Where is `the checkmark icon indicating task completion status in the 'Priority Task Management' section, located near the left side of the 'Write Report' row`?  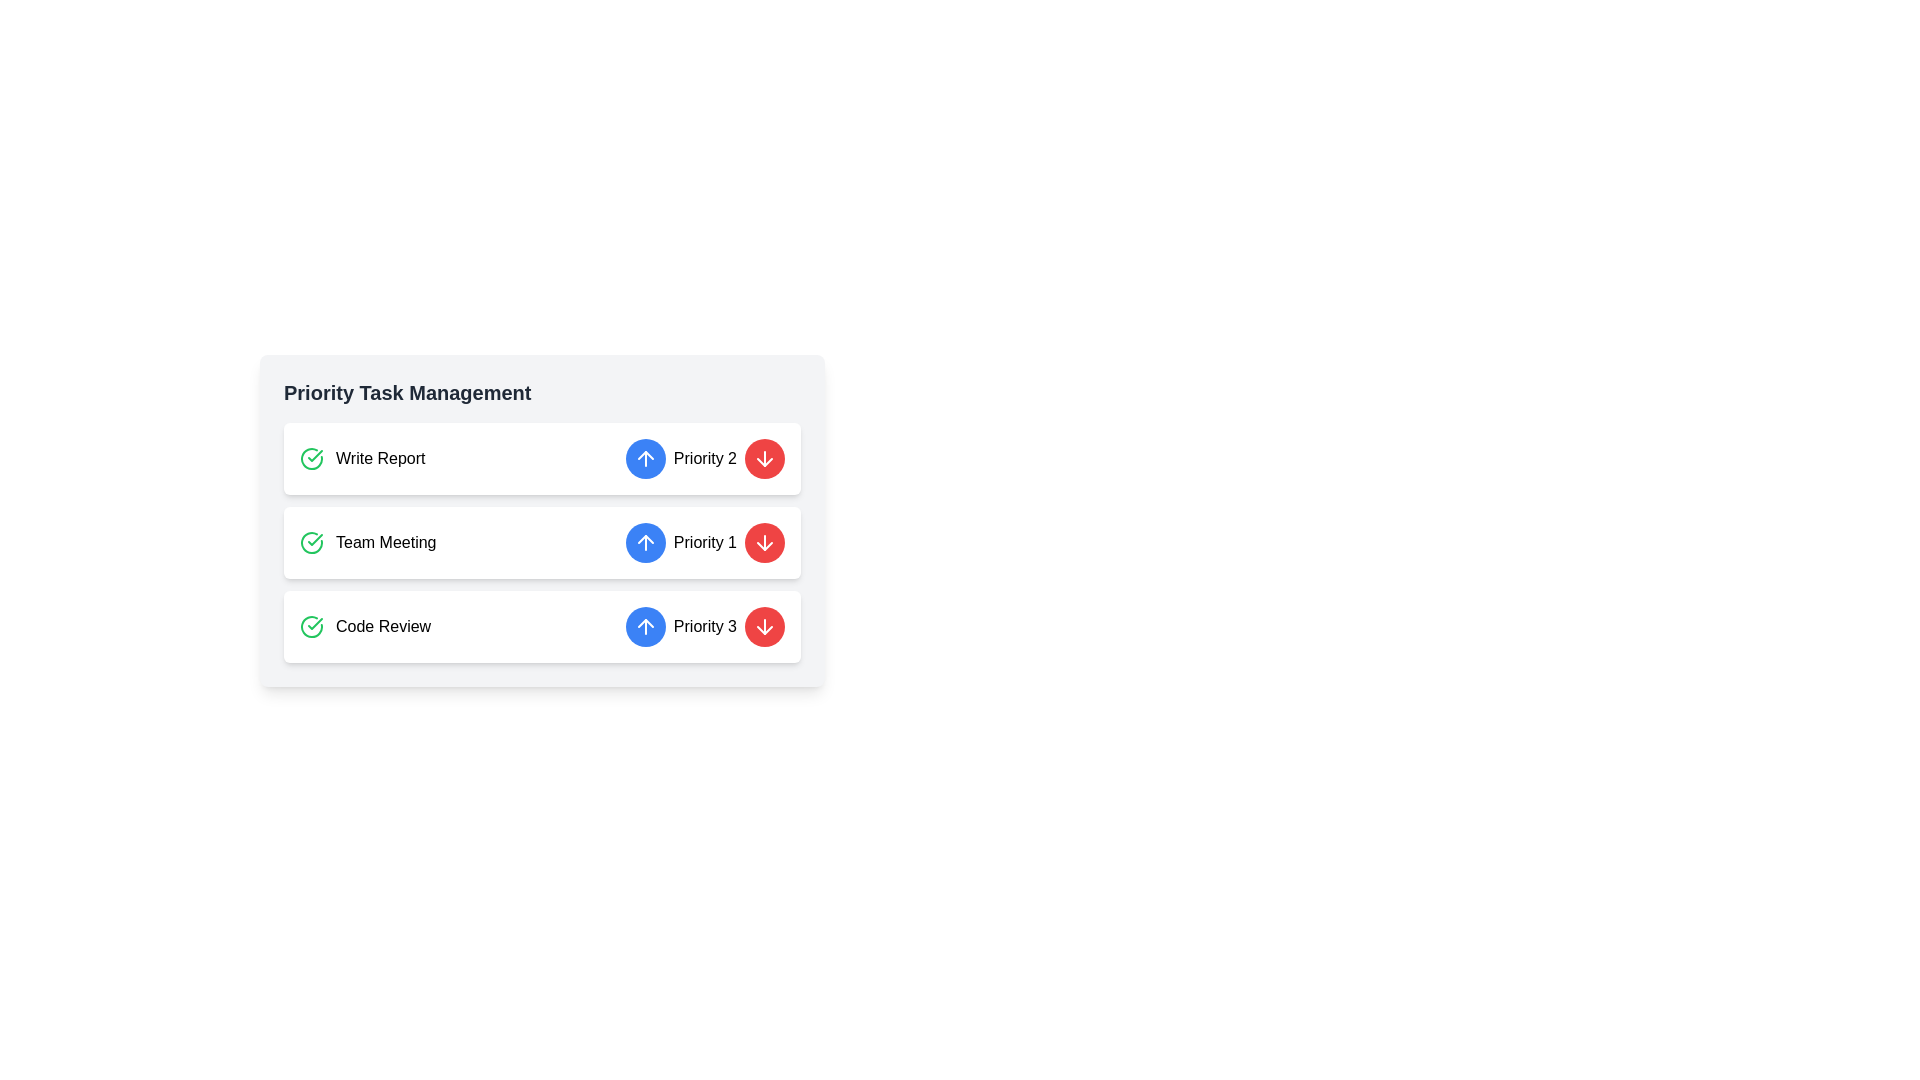
the checkmark icon indicating task completion status in the 'Priority Task Management' section, located near the left side of the 'Write Report' row is located at coordinates (314, 623).